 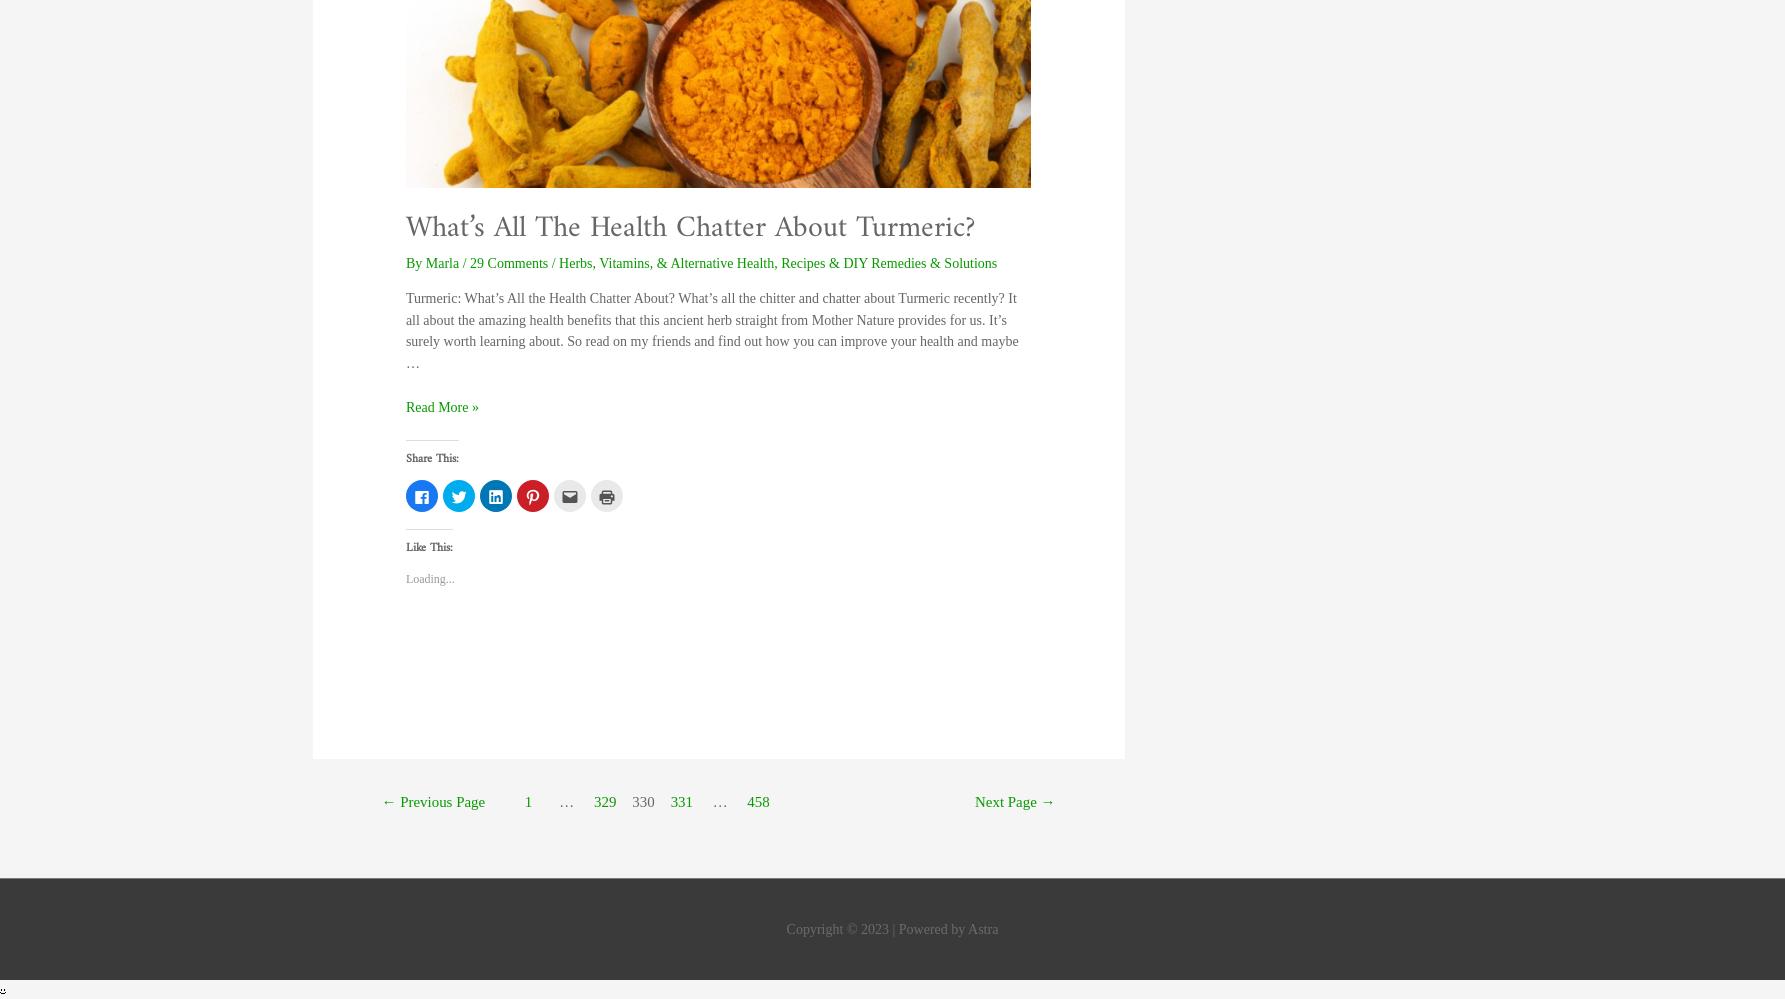 I want to click on '330', so click(x=641, y=801).